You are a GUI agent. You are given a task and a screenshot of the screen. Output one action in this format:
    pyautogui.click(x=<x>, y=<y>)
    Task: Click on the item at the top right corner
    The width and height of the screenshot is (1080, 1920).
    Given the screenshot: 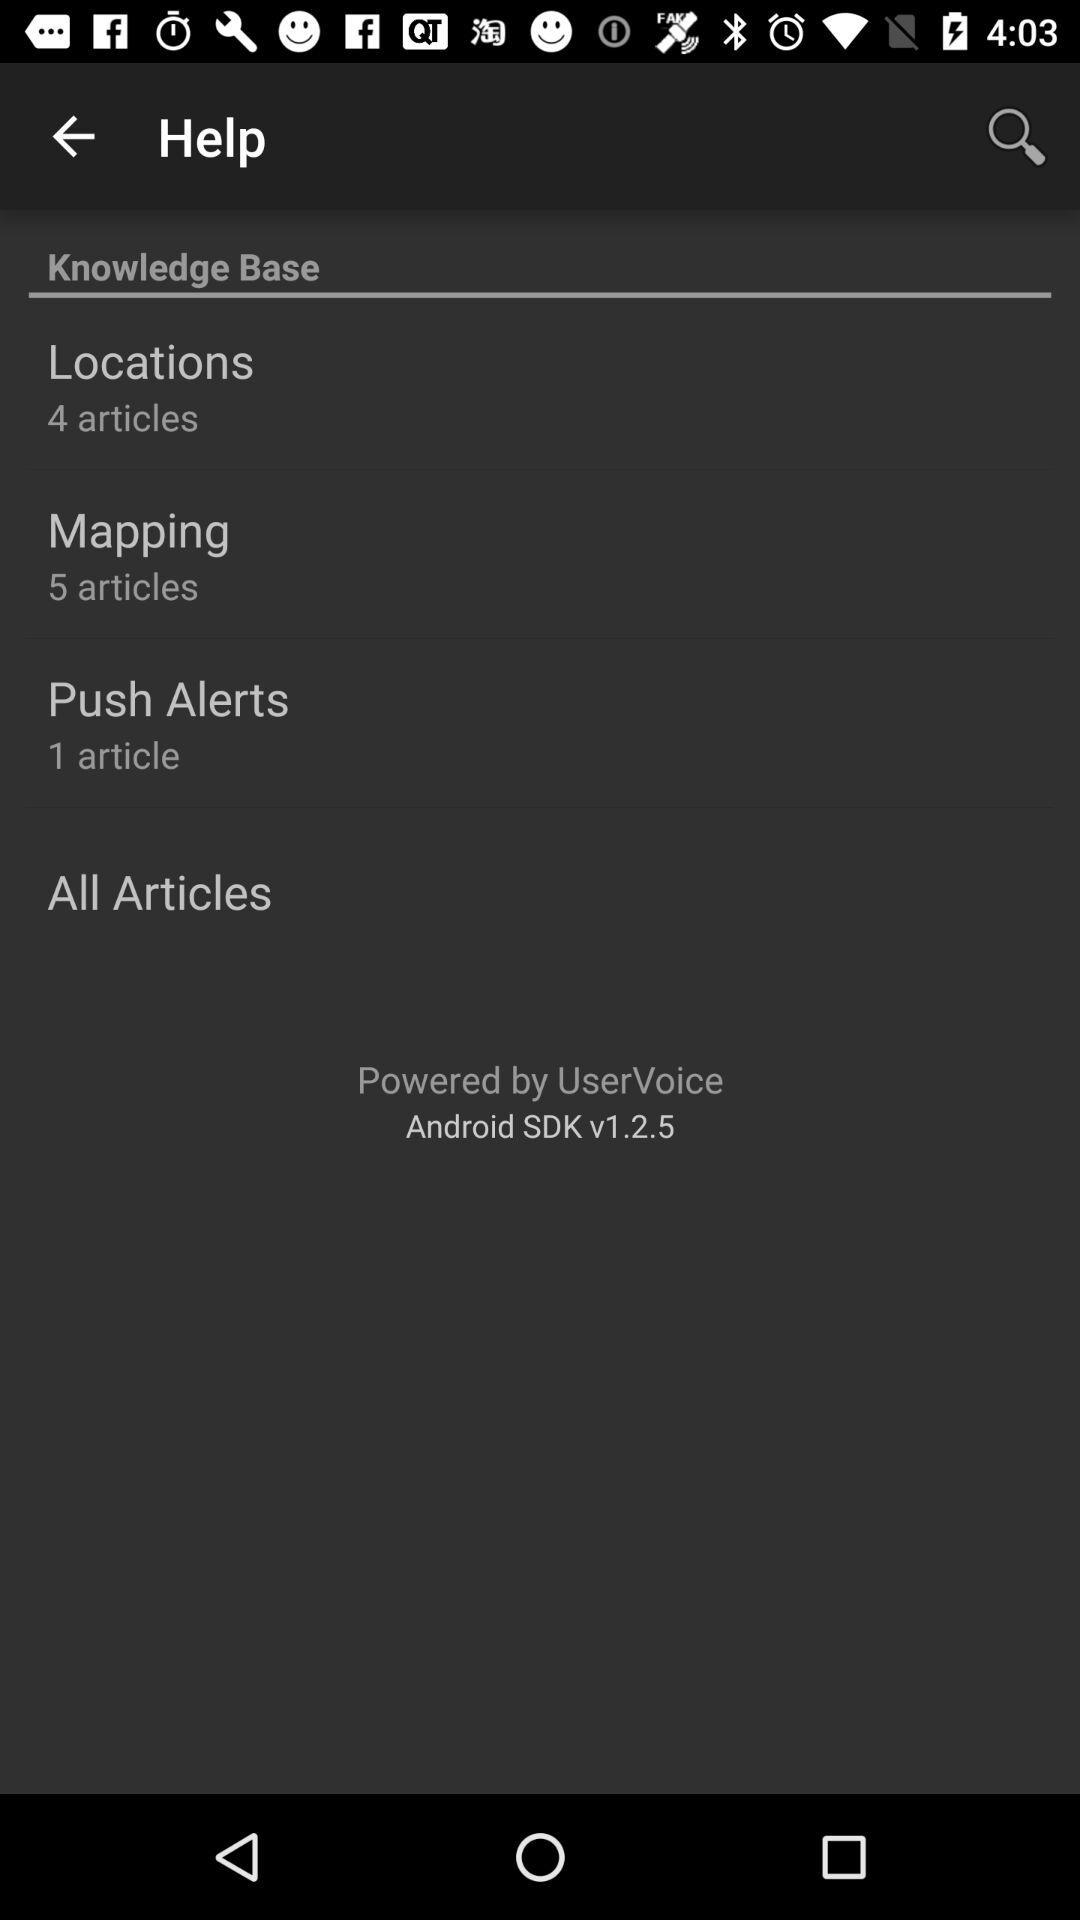 What is the action you would take?
    pyautogui.click(x=1017, y=135)
    